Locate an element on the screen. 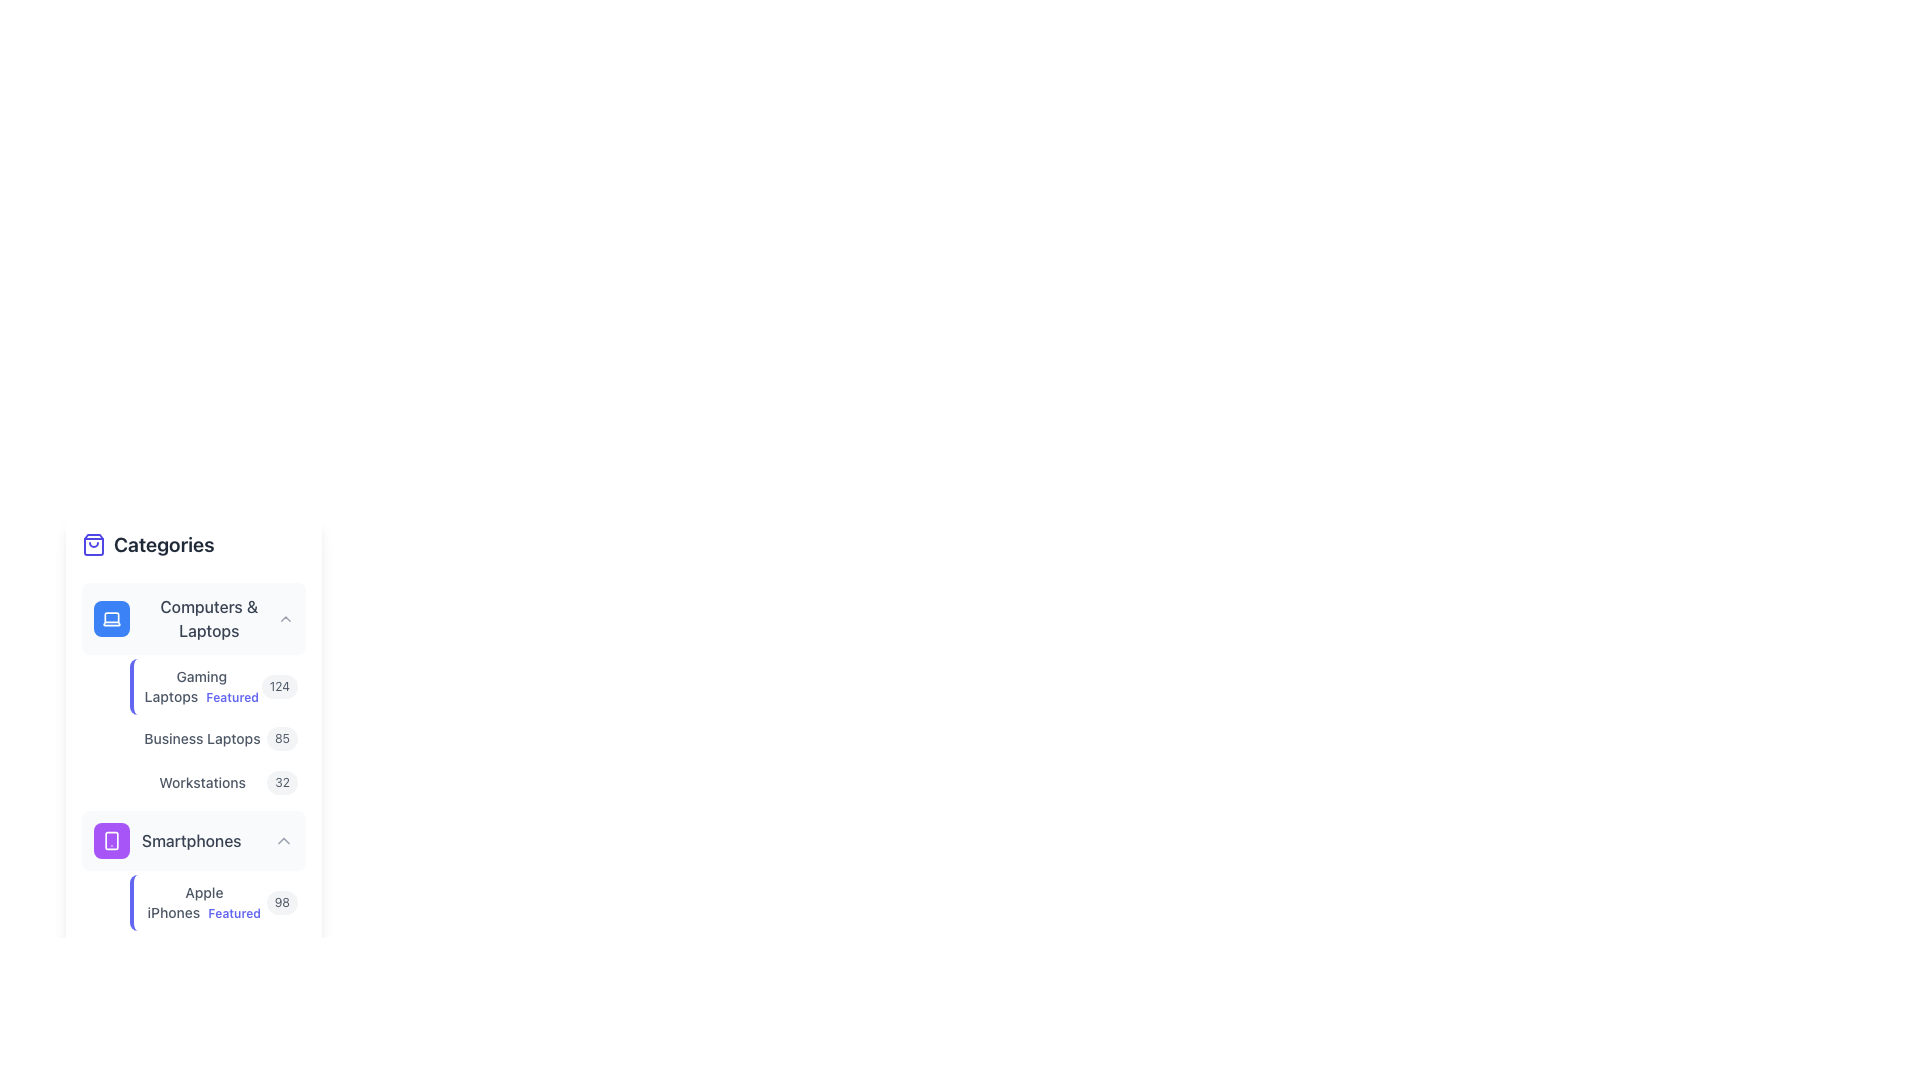 The image size is (1920, 1080). the 'Apple iPhones' navigation link, which is the first entry in the Smartphones category list located in the upper section of the left sidebar is located at coordinates (217, 902).